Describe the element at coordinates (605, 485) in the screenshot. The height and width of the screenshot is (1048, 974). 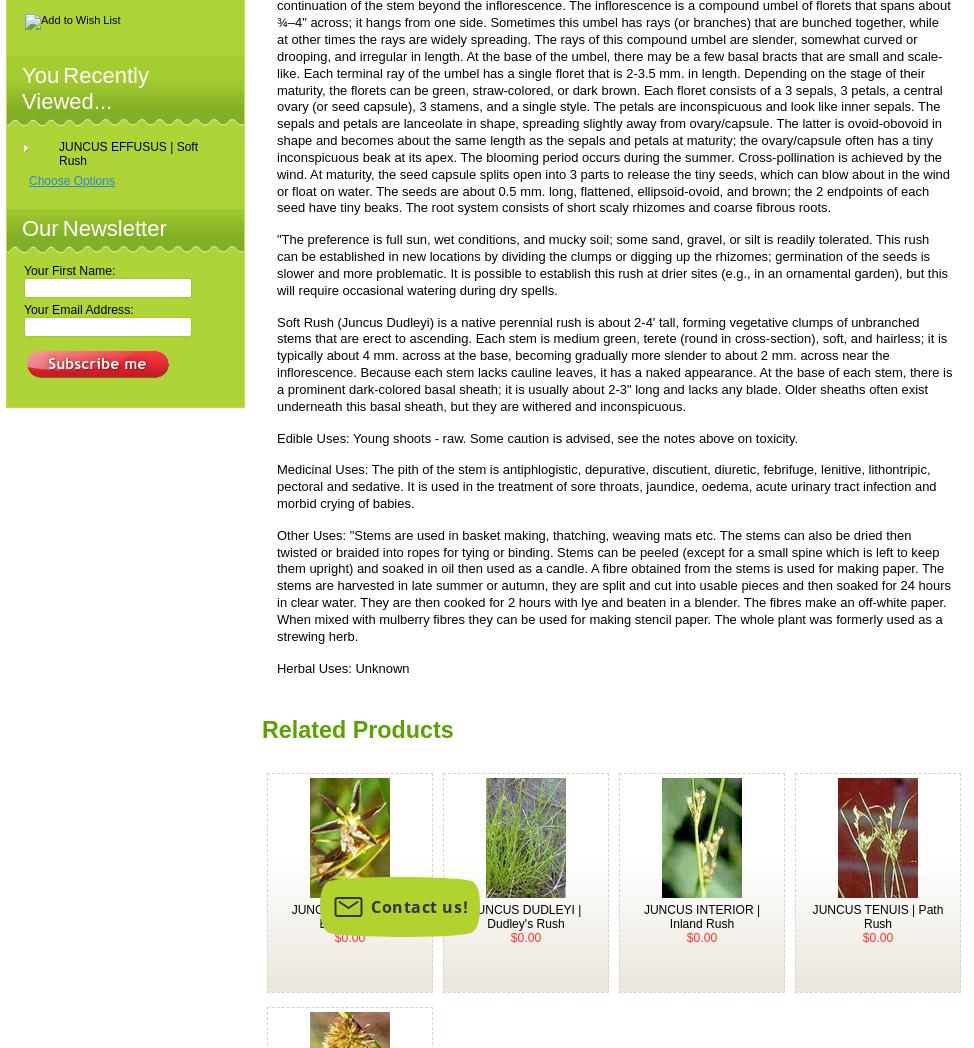
I see `'Medicinal Uses: The pith of the stem is antiphlogistic, depurative, discutient, diuretic, febrifuge, lenitive, lithontripic, pectoral and sedative. It is used in the treatment of sore throats, jaundice, oedema, acute urinary tract infection and morbid crying of babies.'` at that location.